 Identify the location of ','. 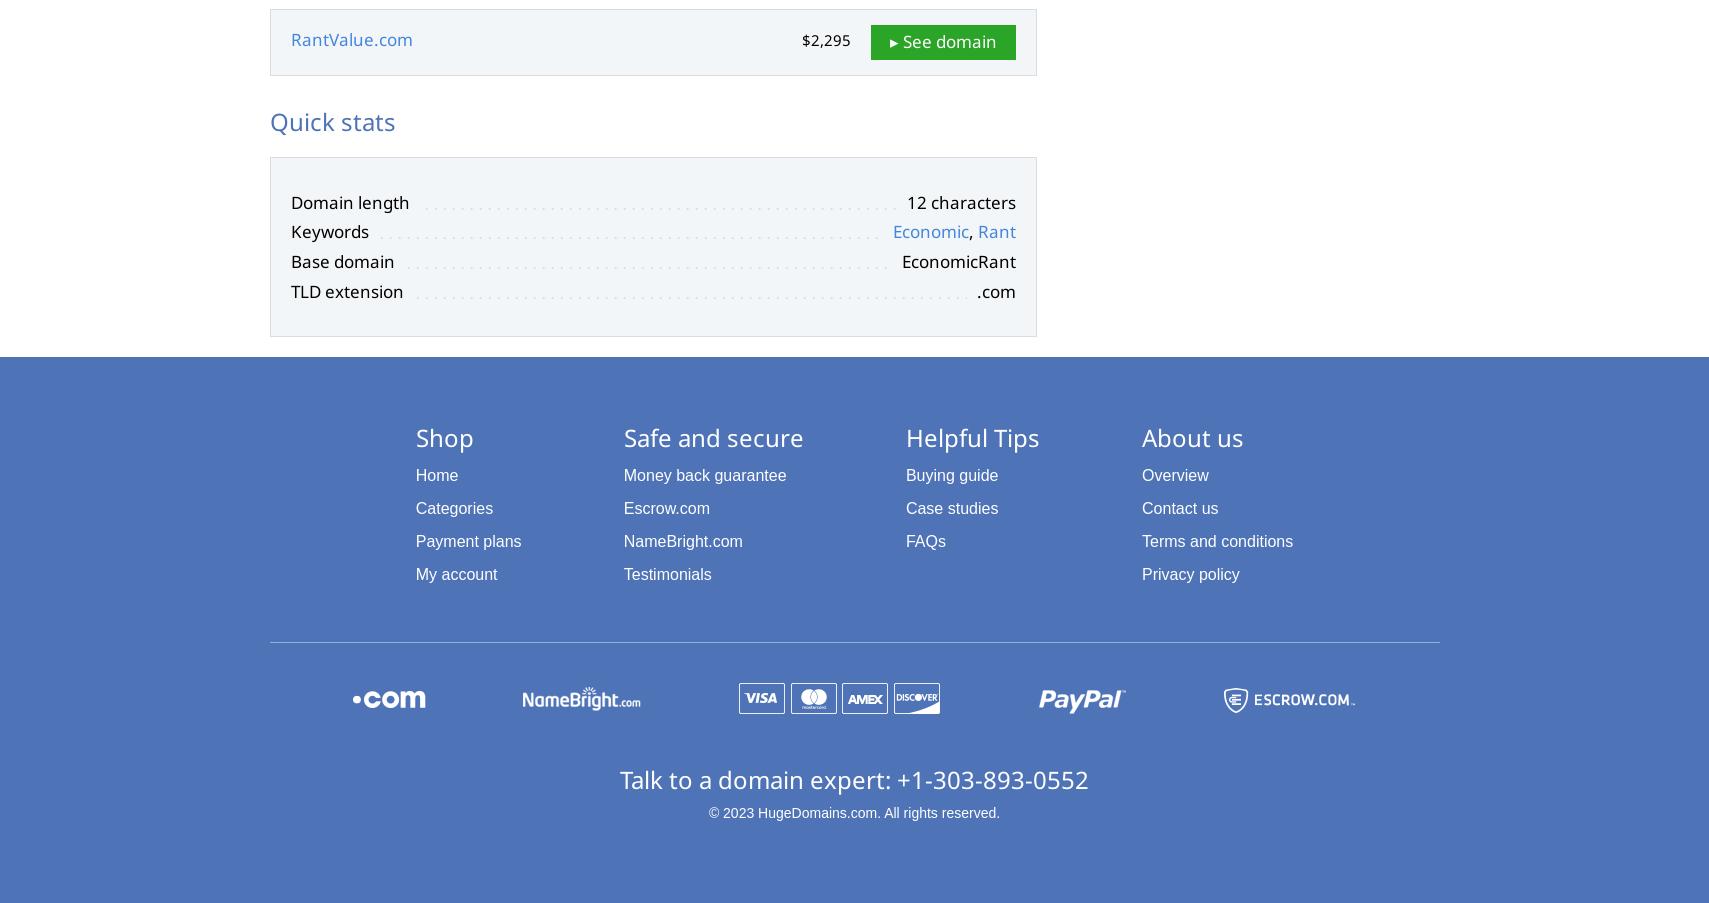
(972, 231).